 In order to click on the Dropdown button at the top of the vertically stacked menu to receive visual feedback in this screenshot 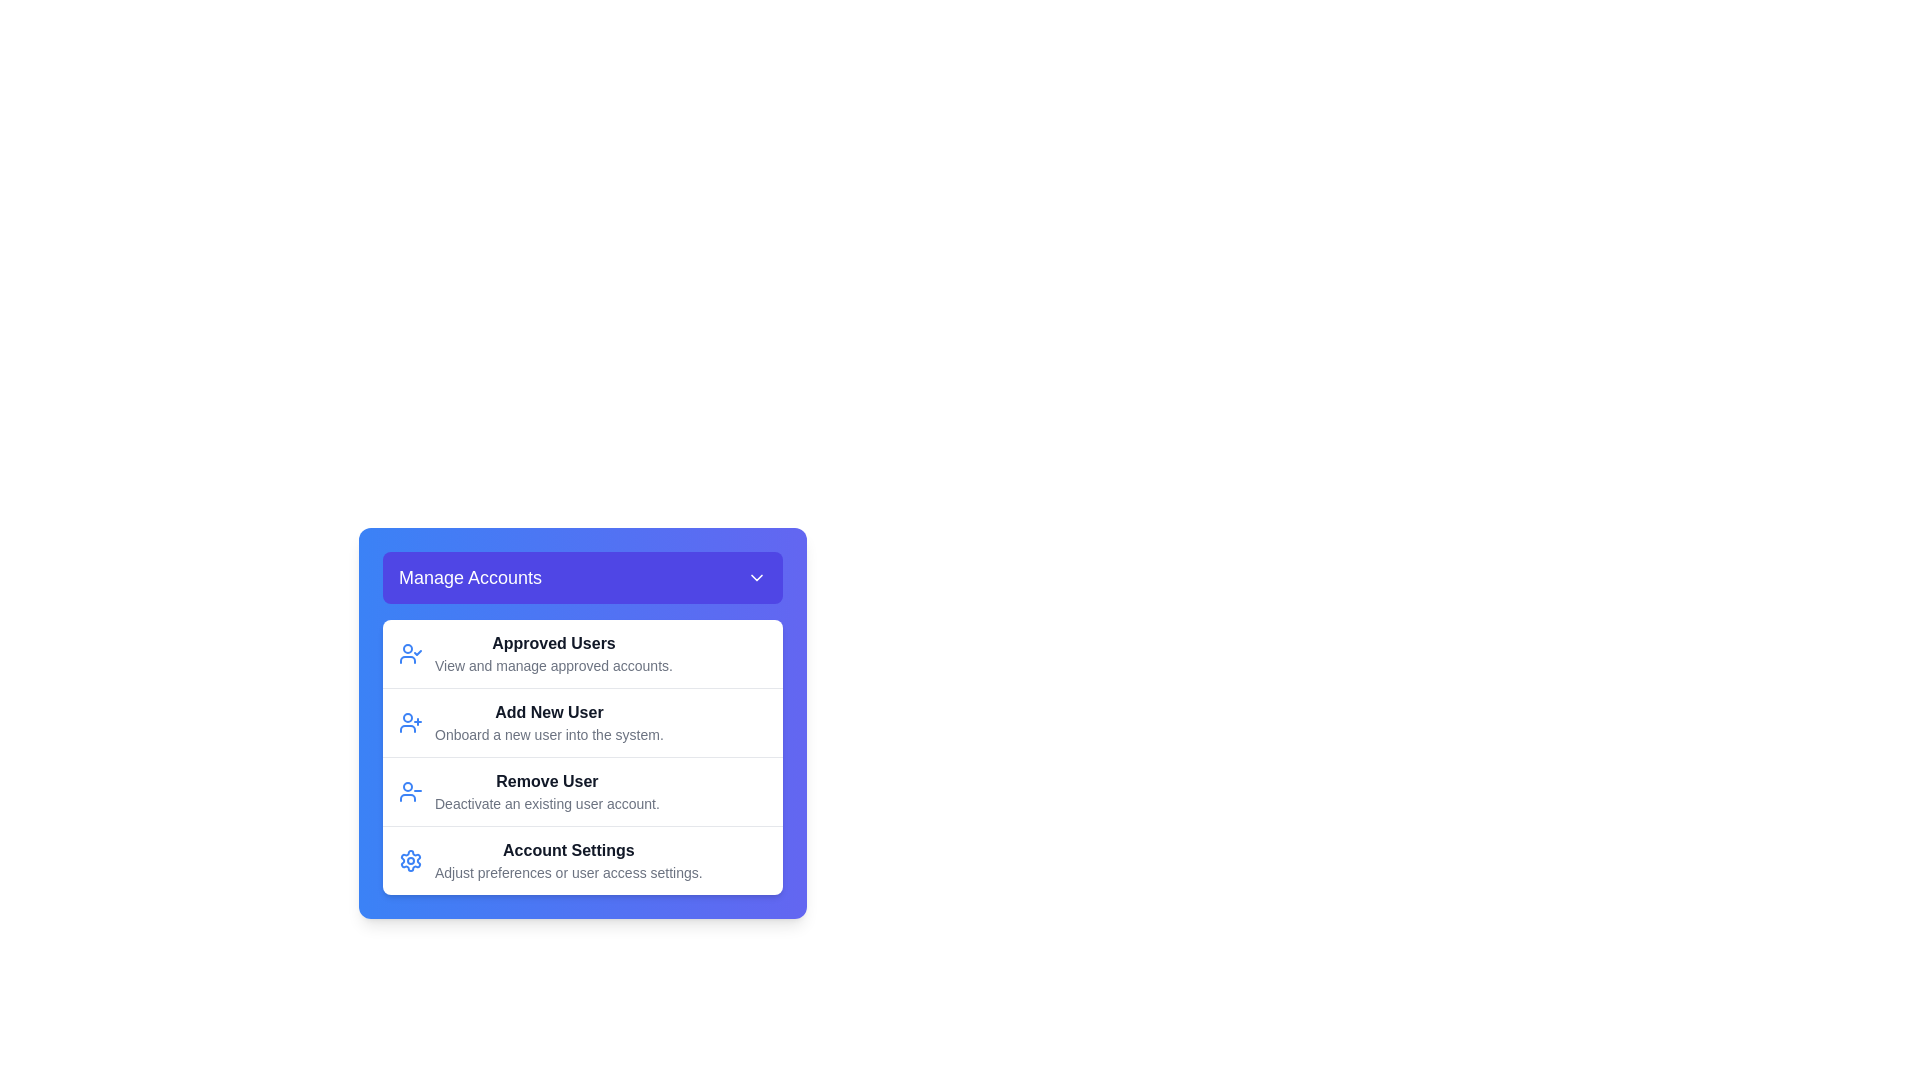, I will do `click(581, 578)`.